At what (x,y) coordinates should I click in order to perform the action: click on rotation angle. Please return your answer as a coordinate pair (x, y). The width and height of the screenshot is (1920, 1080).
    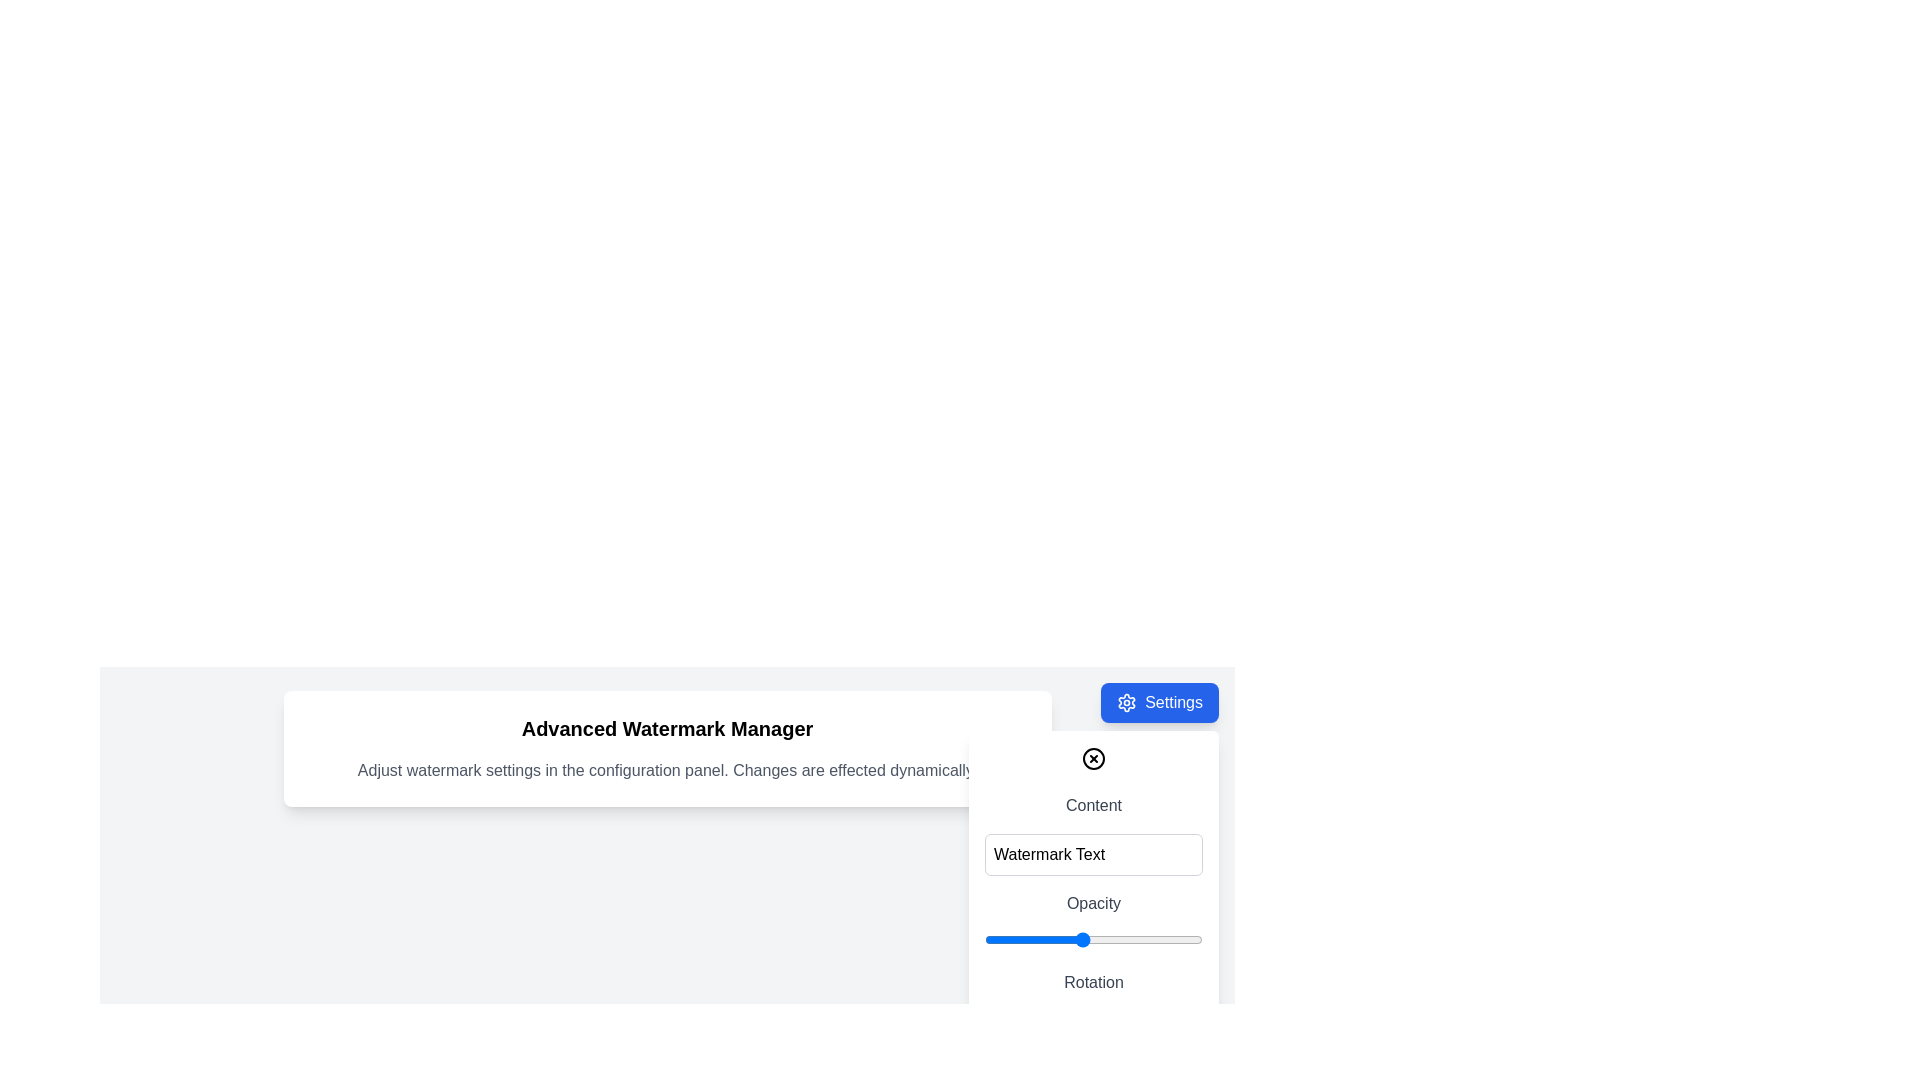
    Looking at the image, I should click on (1183, 1018).